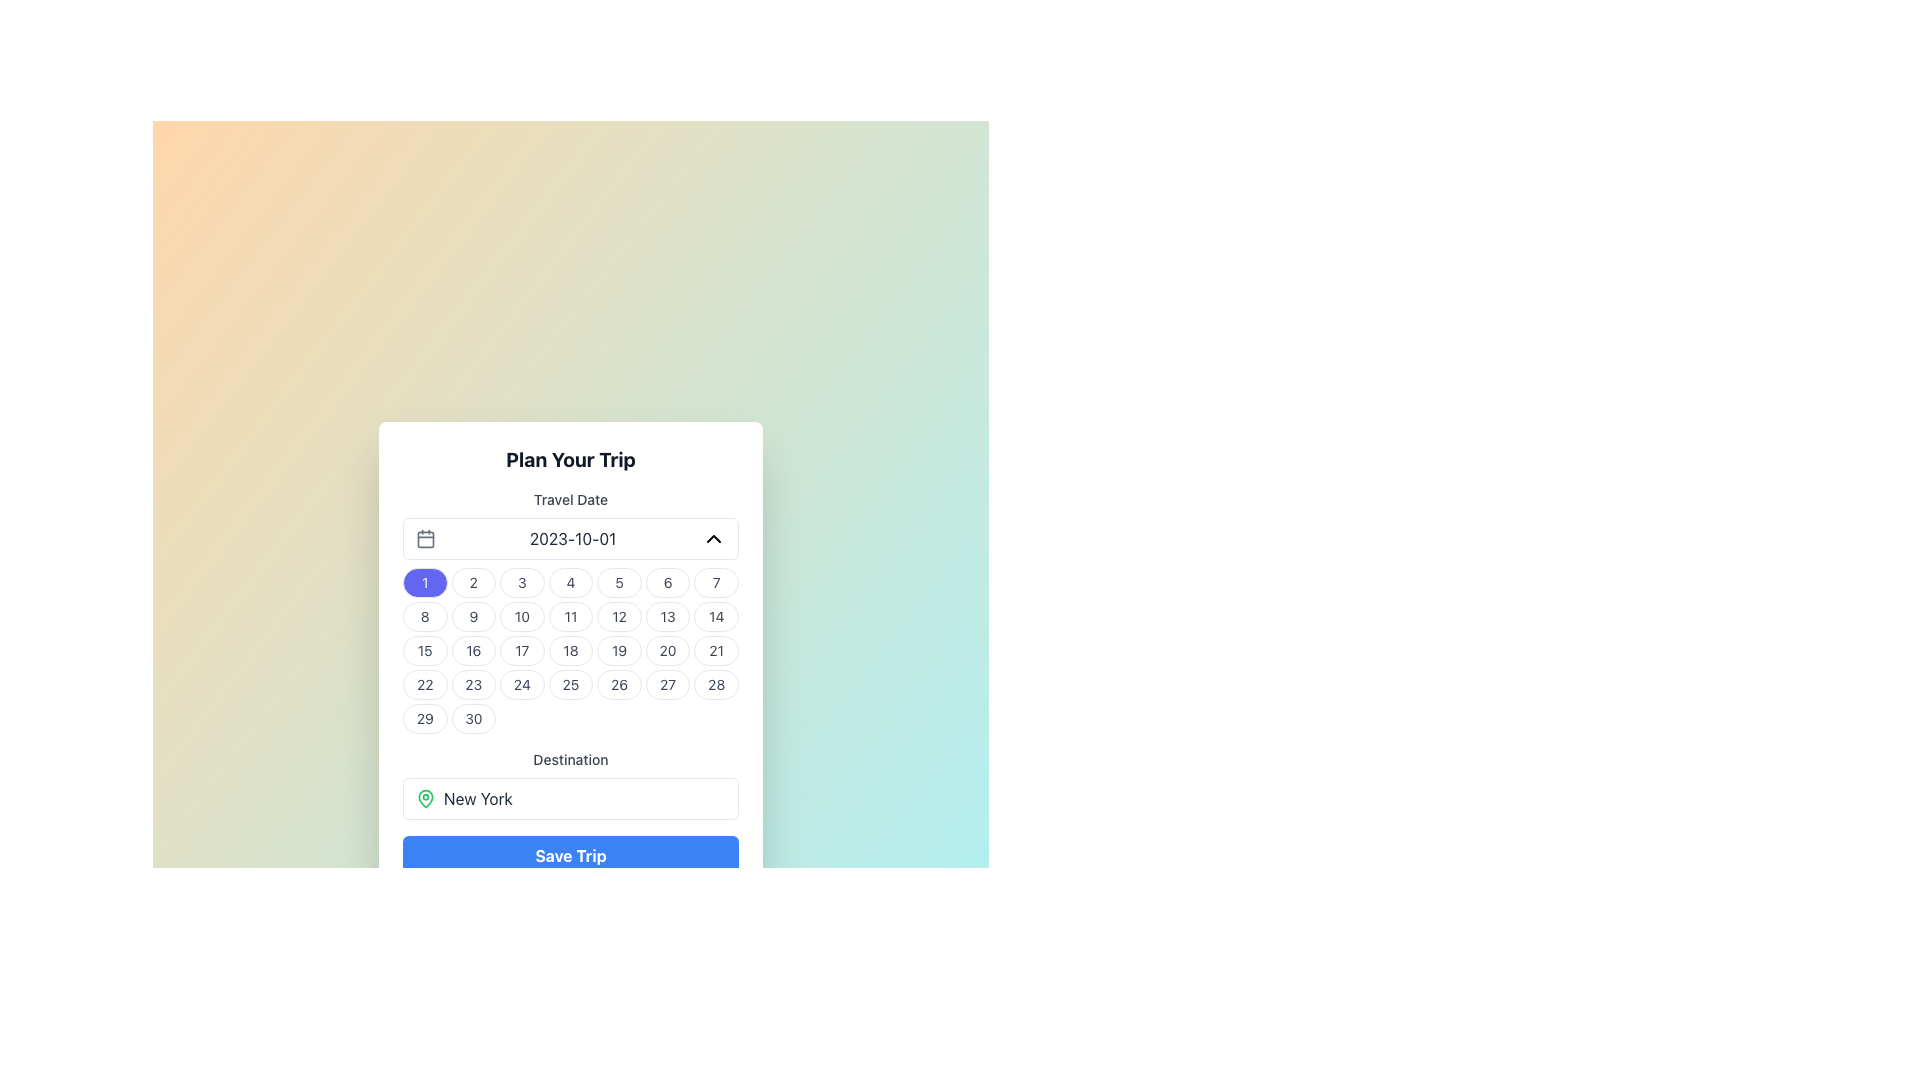  Describe the element at coordinates (618, 651) in the screenshot. I see `the circular button labeled '19' in the calendar grid below the 'Travel Date' header` at that location.